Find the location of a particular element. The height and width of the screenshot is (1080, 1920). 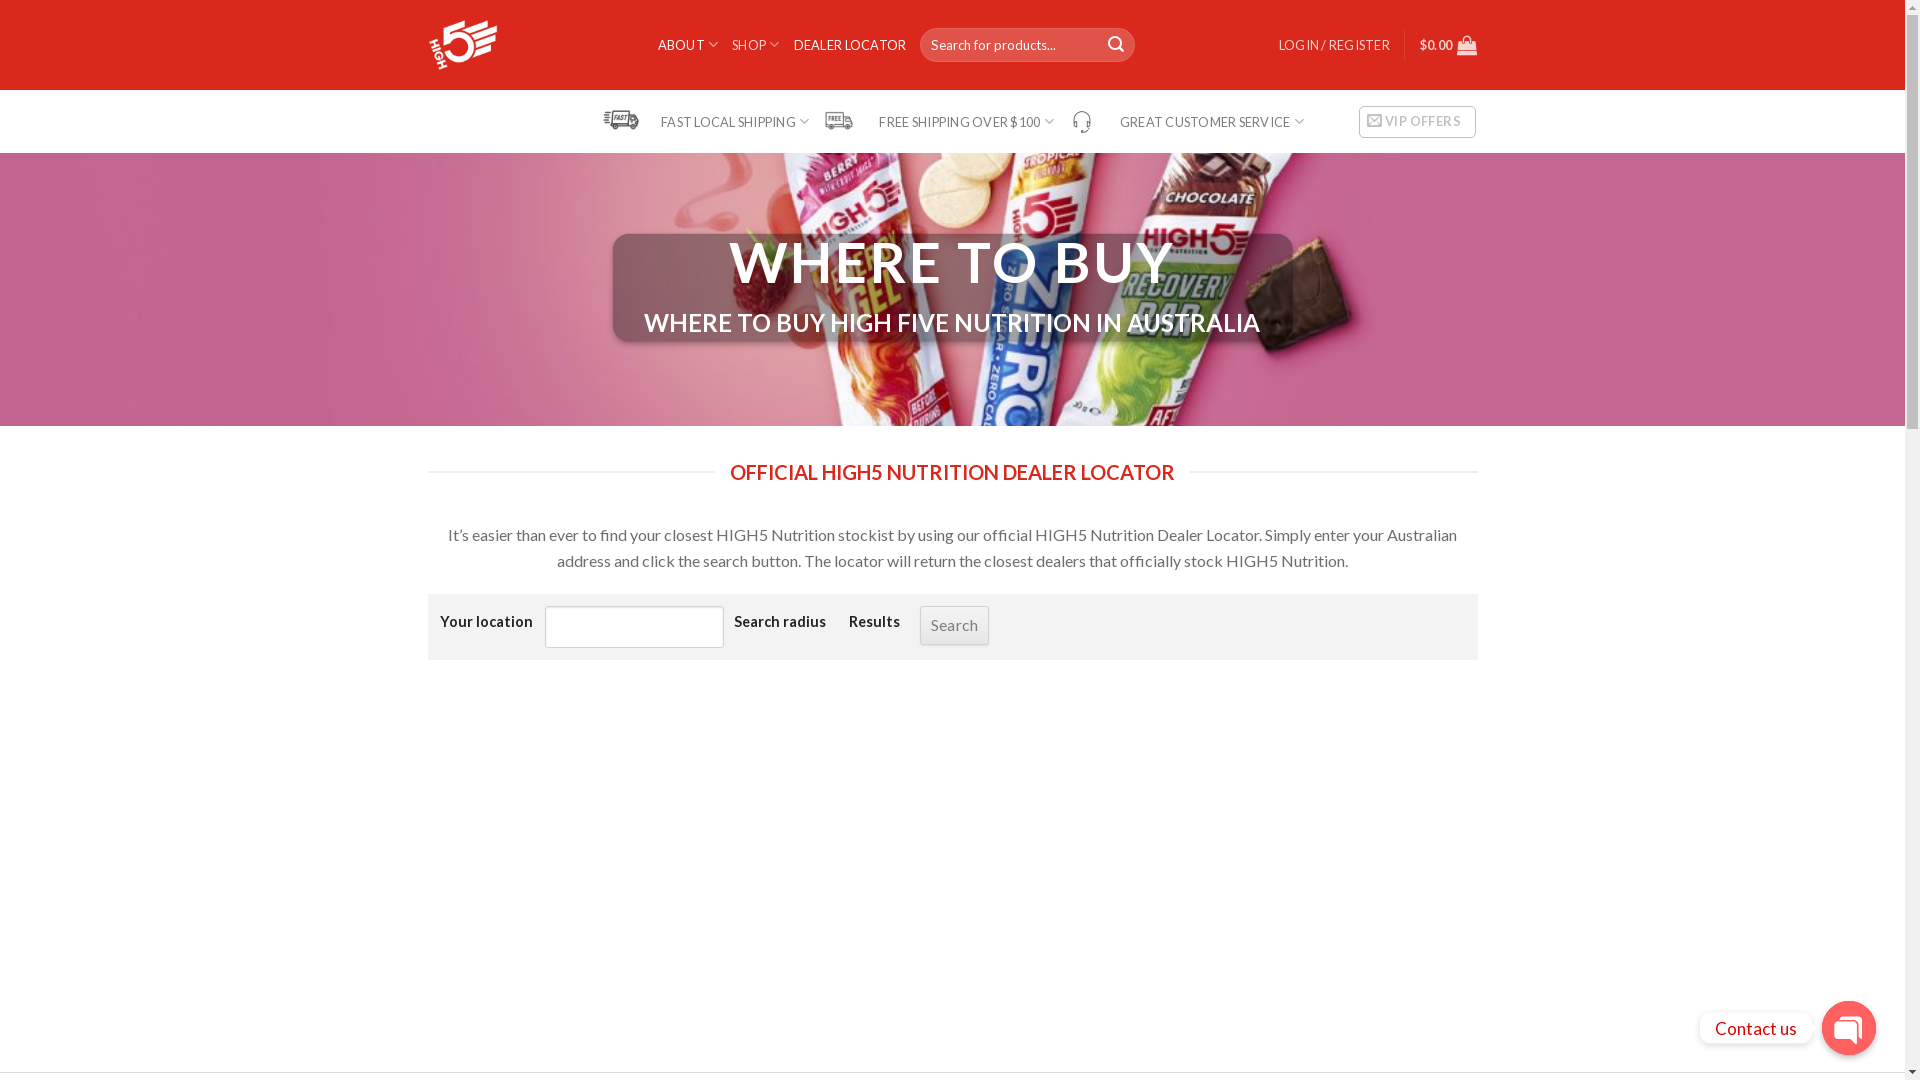

'VIP OFFERS' is located at coordinates (1416, 122).